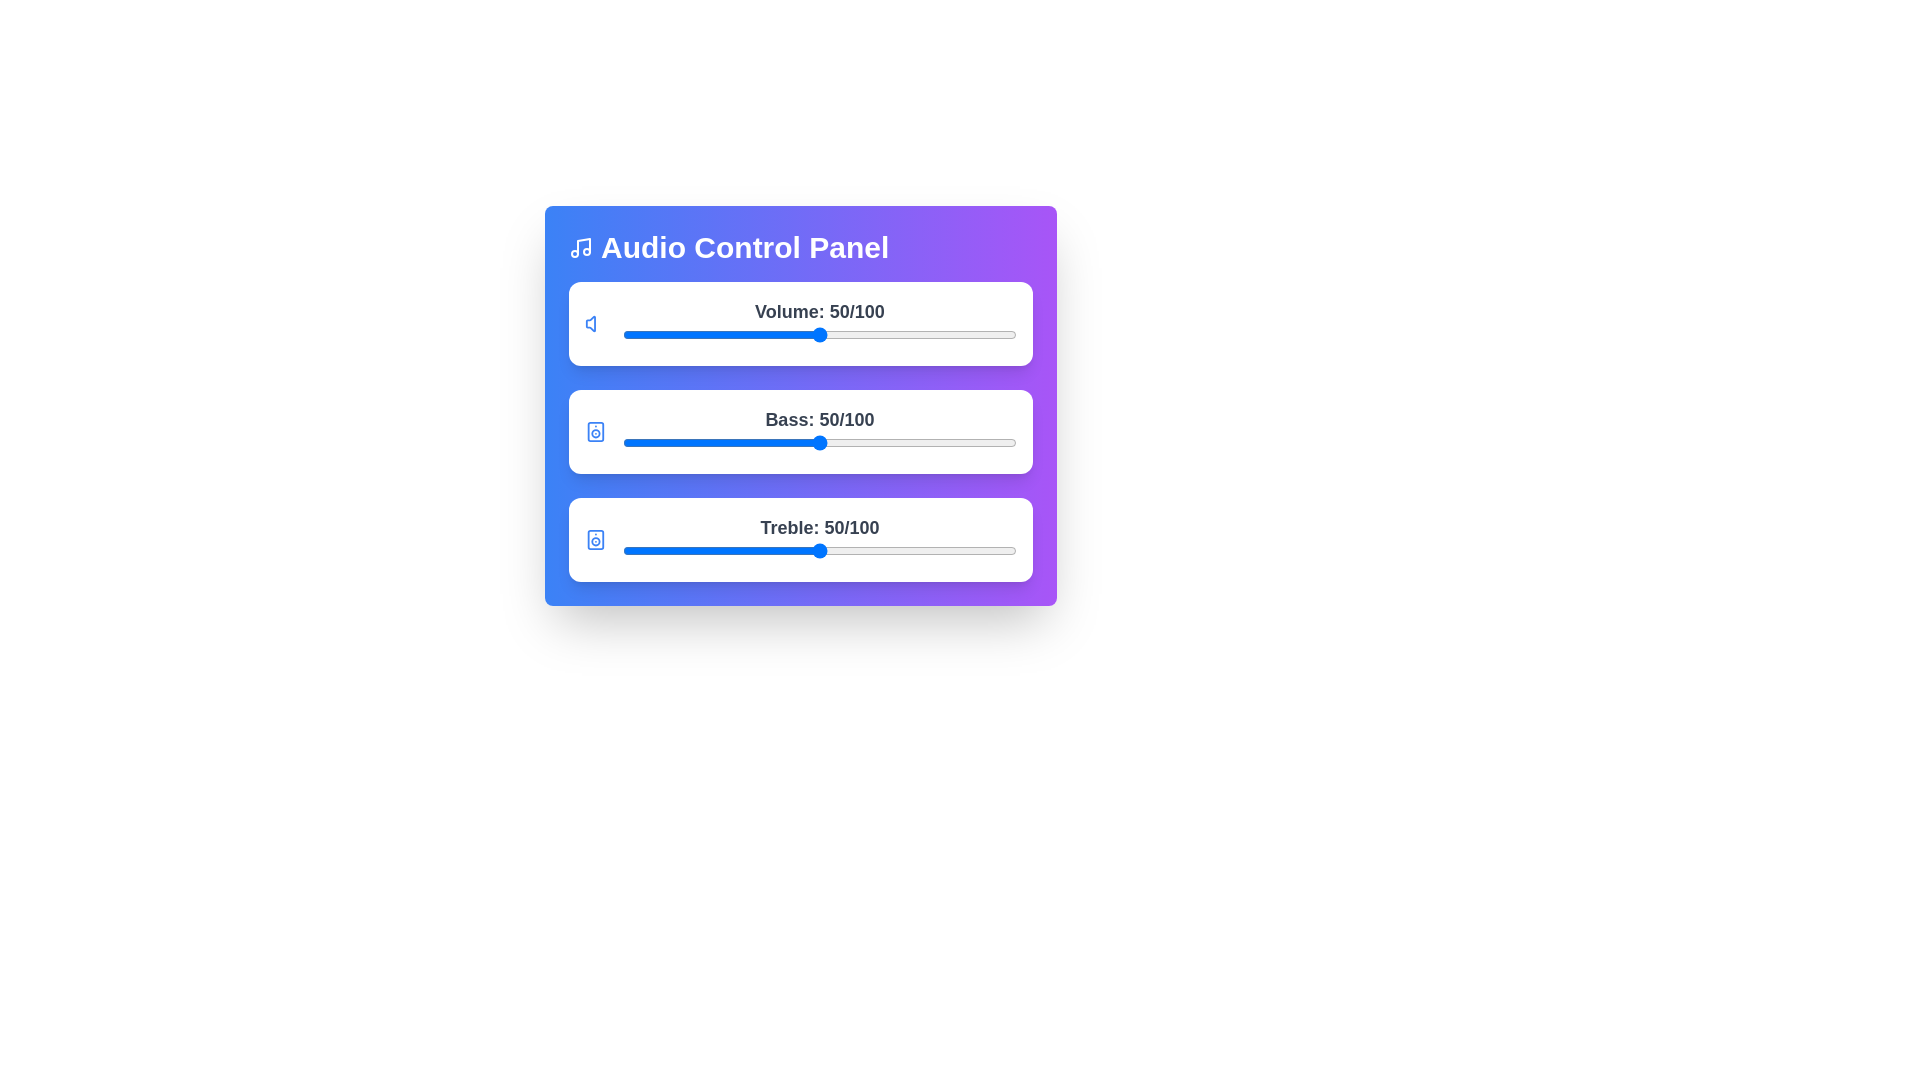 The height and width of the screenshot is (1080, 1920). Describe the element at coordinates (666, 442) in the screenshot. I see `the bass slider to 11` at that location.